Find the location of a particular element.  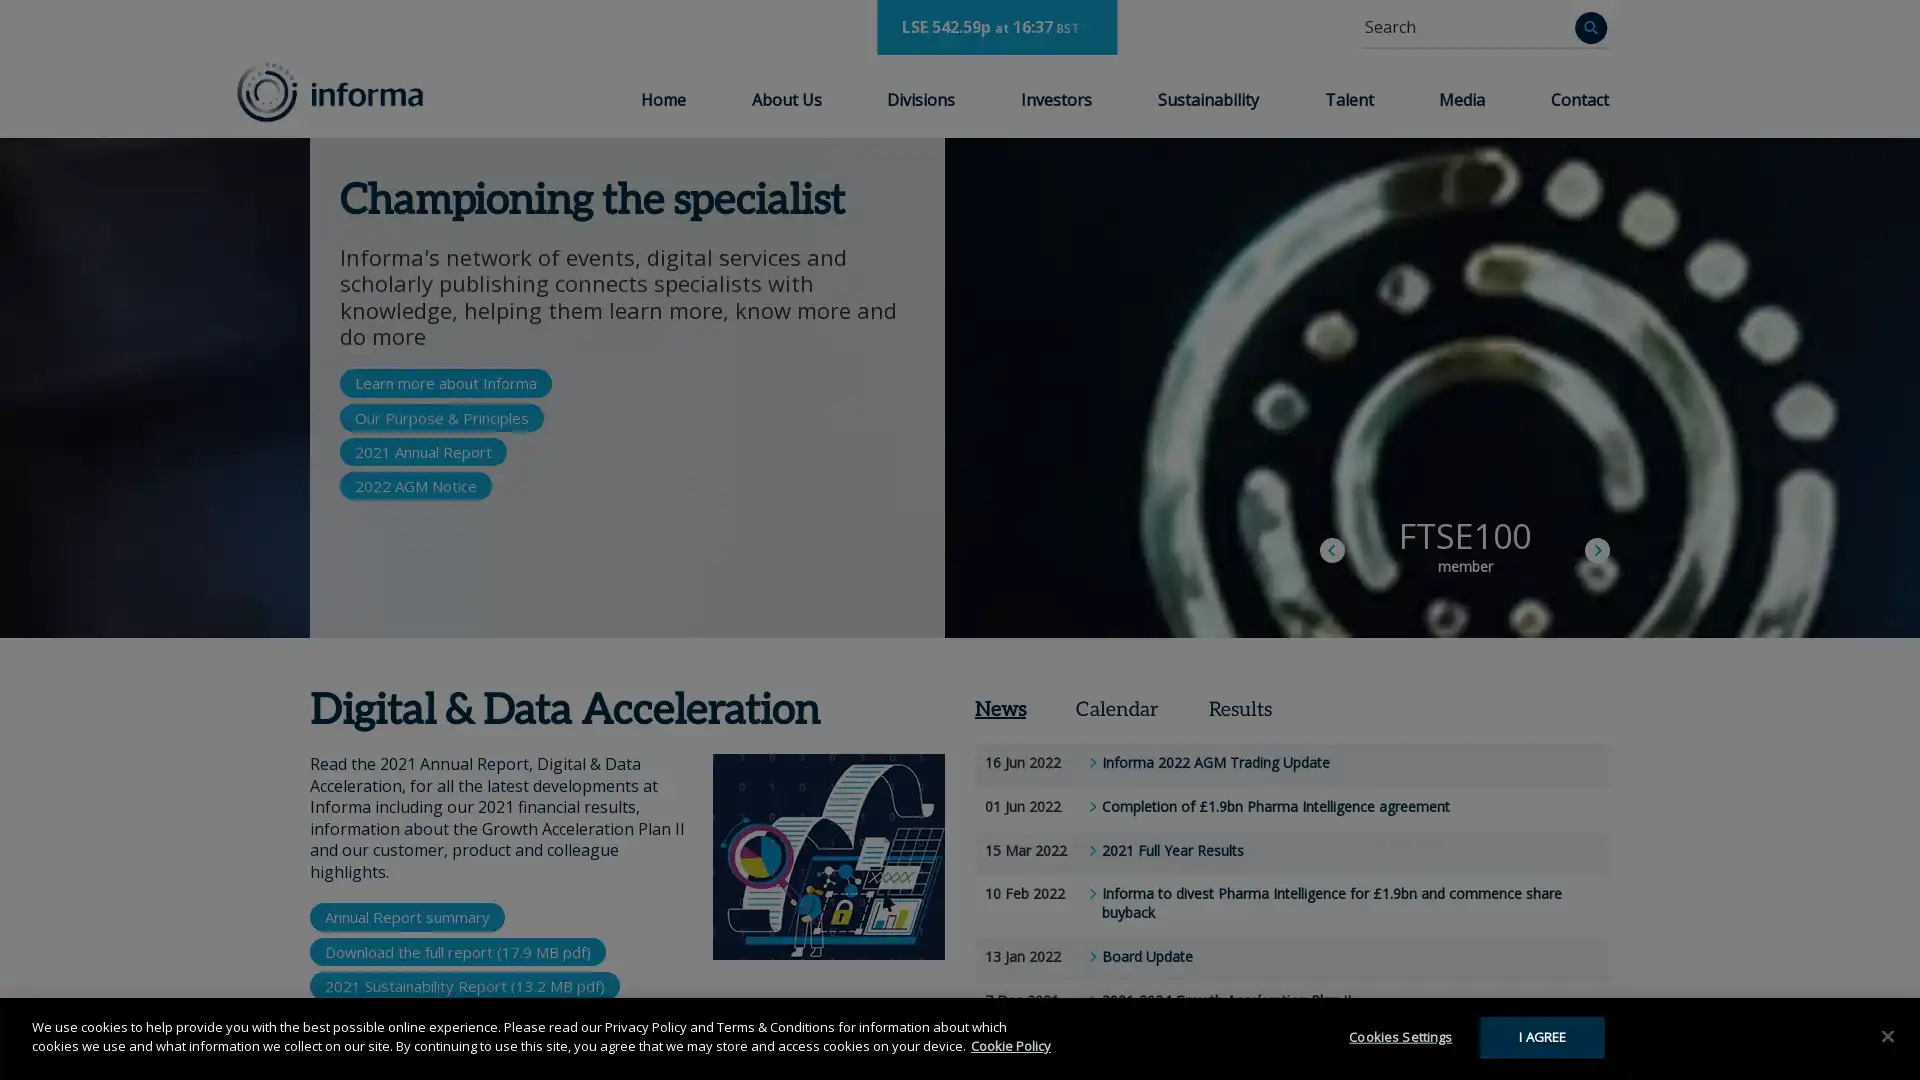

Cookies Settings is located at coordinates (1399, 1036).